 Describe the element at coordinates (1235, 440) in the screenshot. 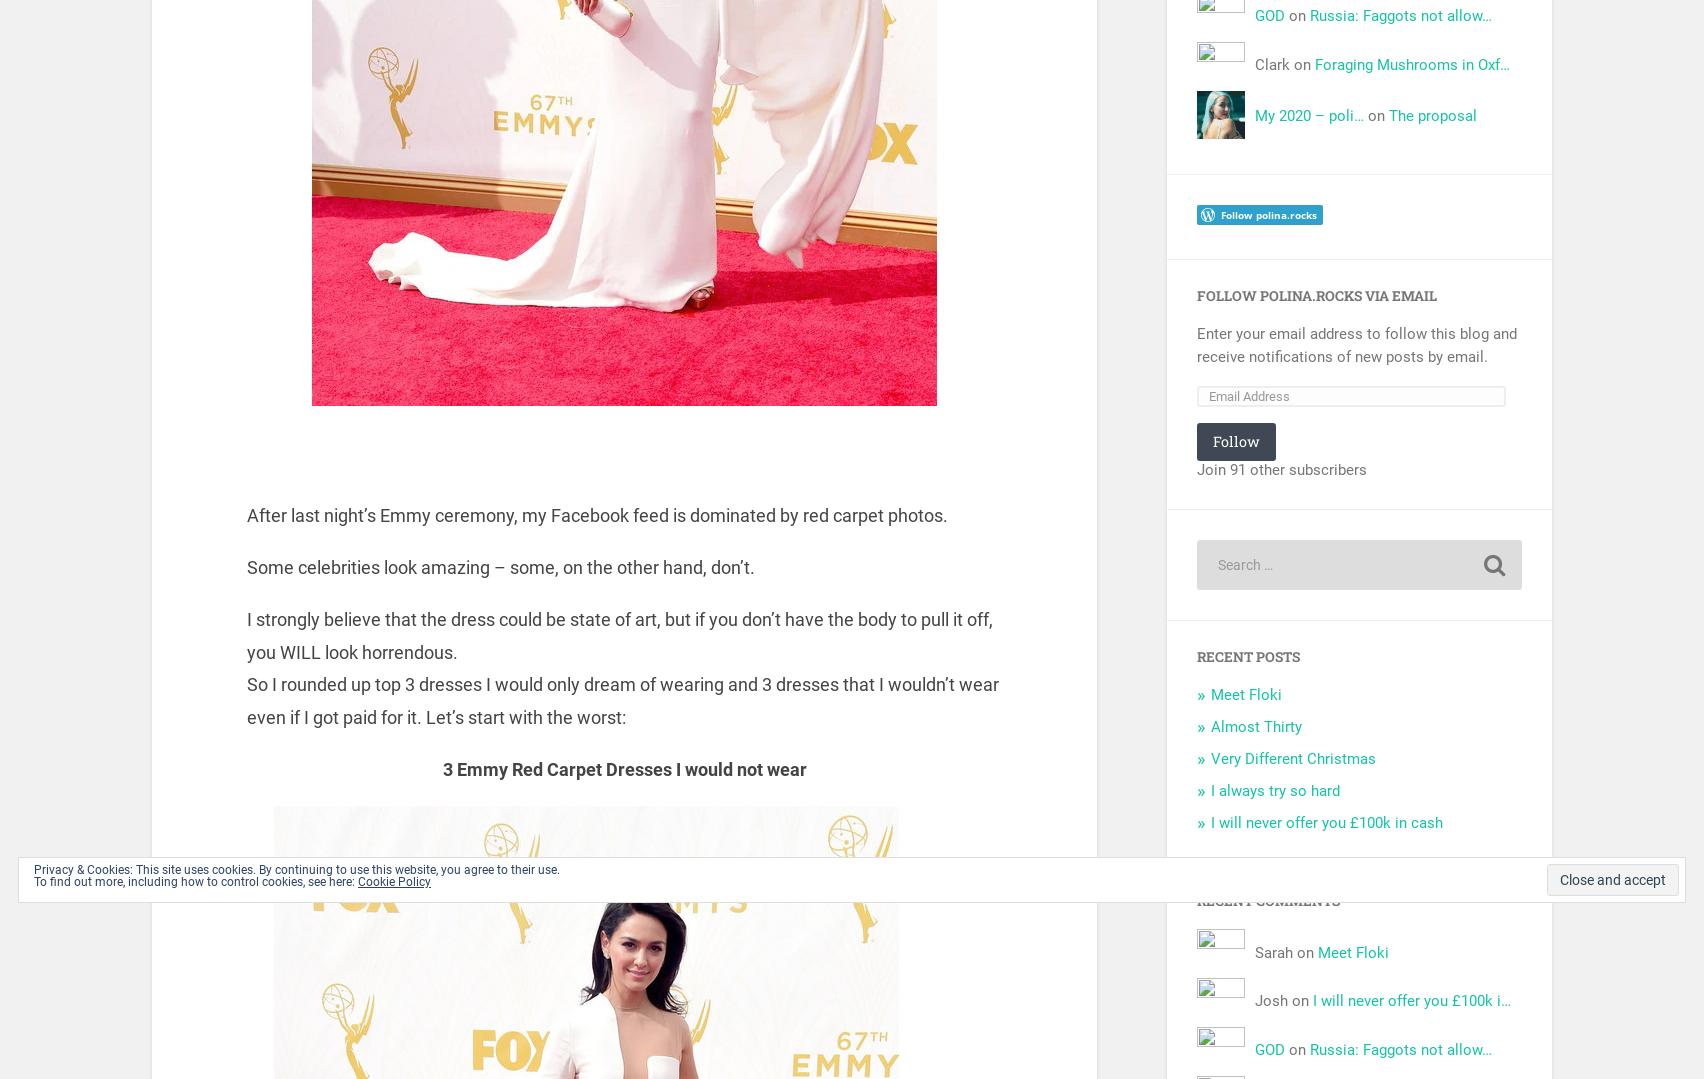

I see `'Follow'` at that location.